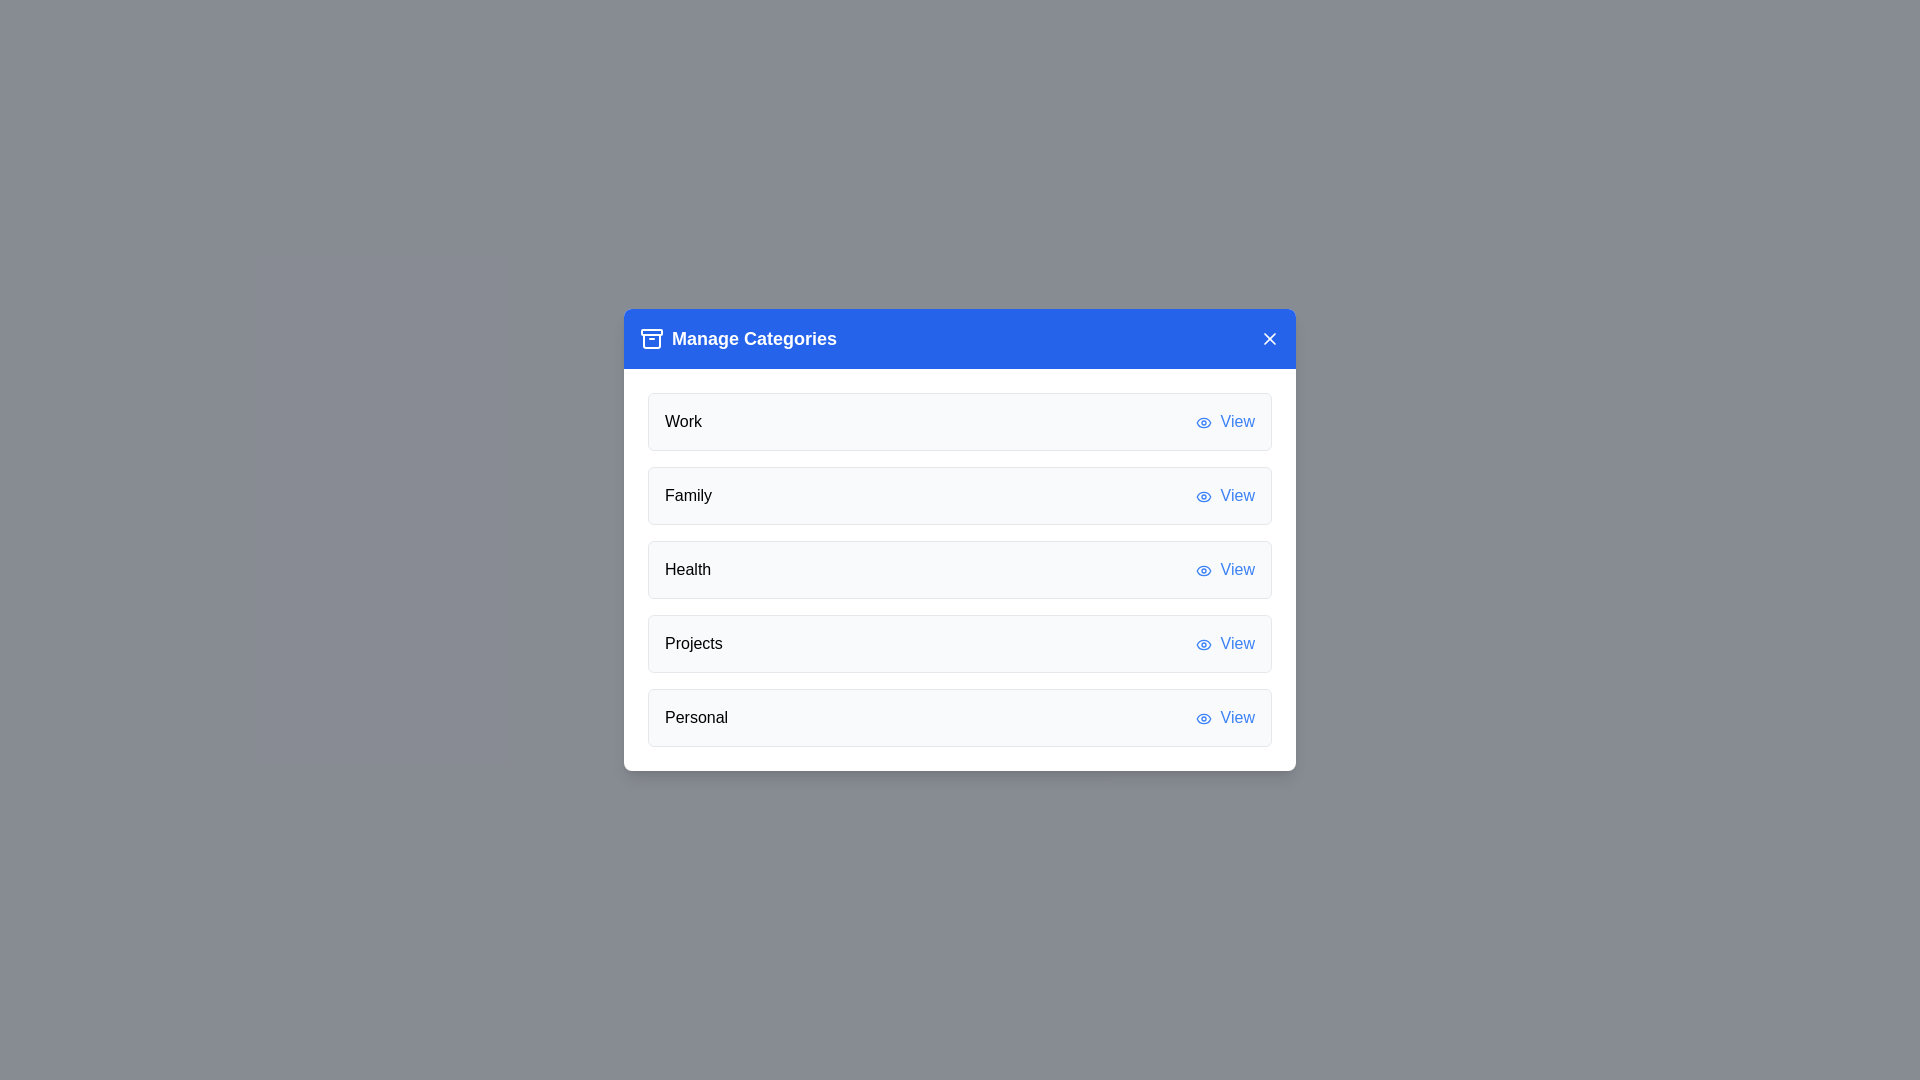 Image resolution: width=1920 pixels, height=1080 pixels. What do you see at coordinates (1224, 644) in the screenshot?
I see `the 'View' button for the category Projects` at bounding box center [1224, 644].